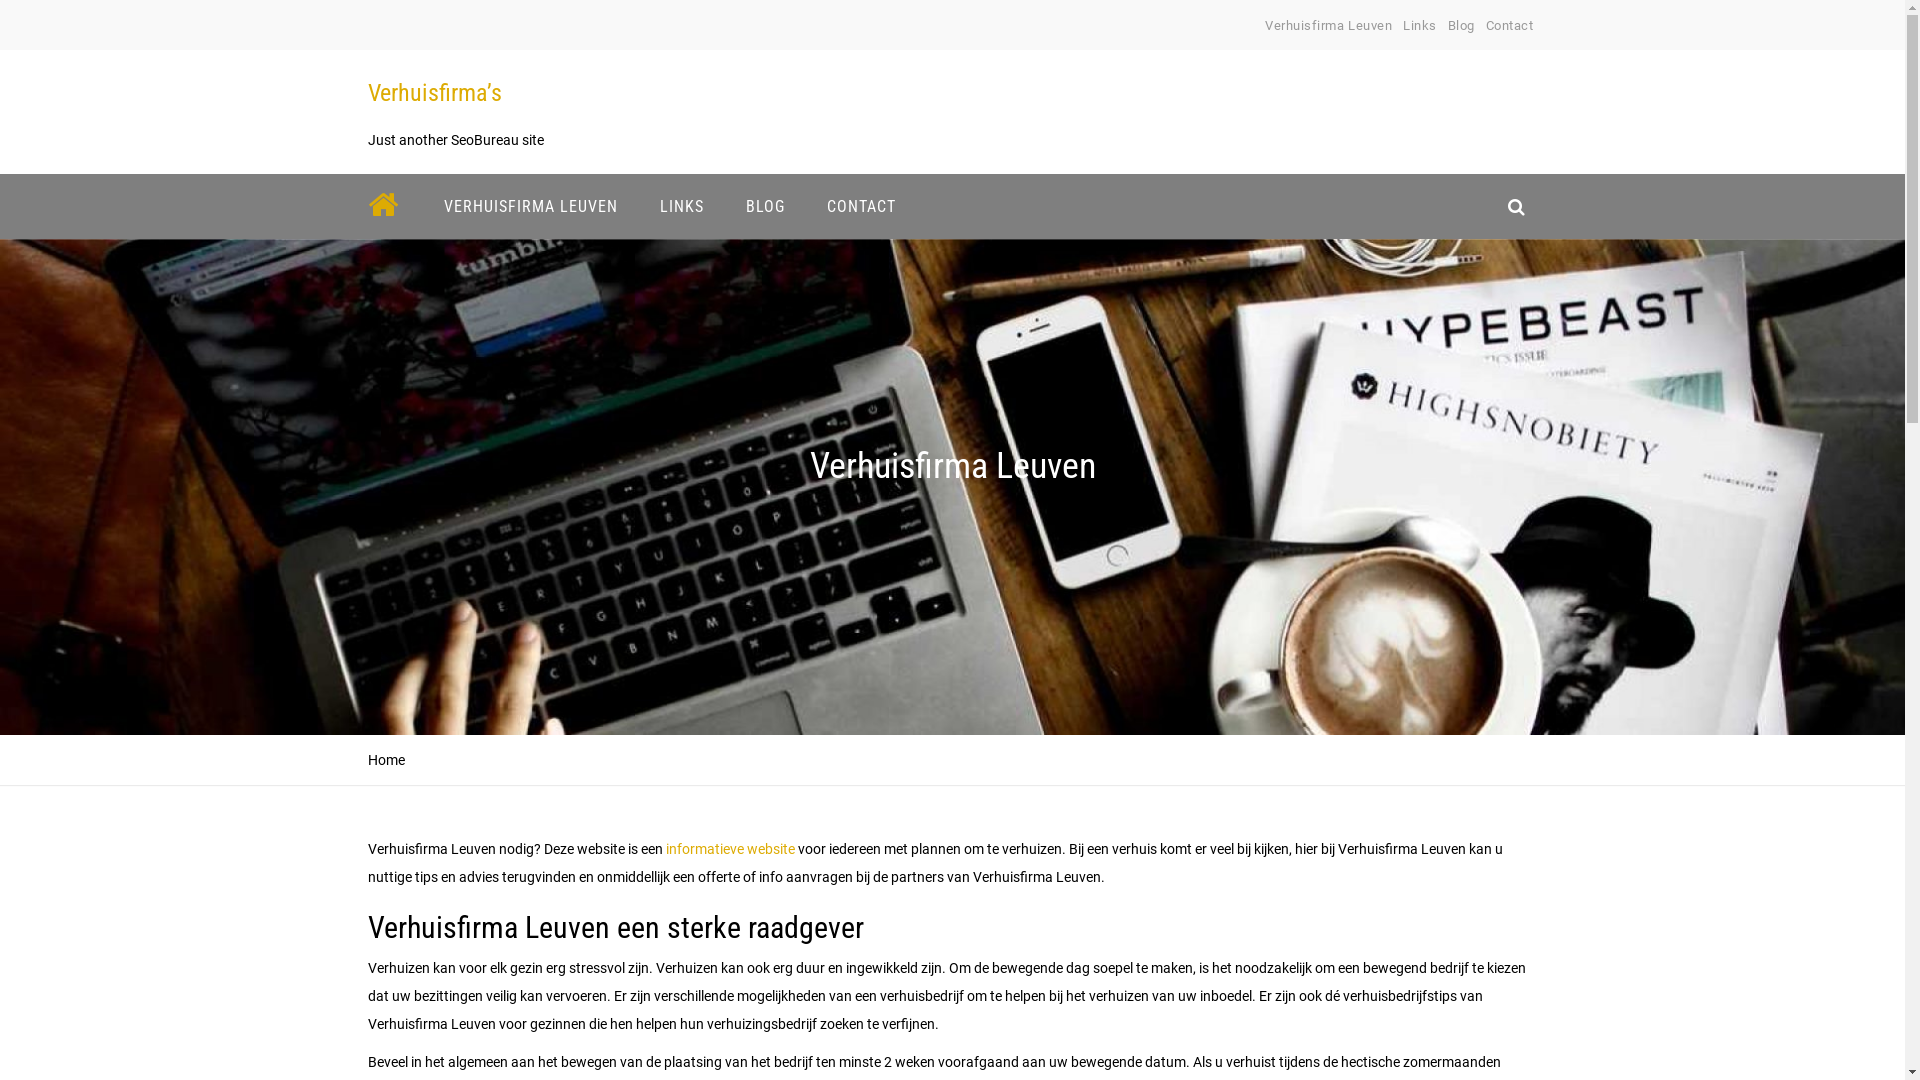 The image size is (1920, 1080). Describe the element at coordinates (1515, 206) in the screenshot. I see `'search_icon'` at that location.